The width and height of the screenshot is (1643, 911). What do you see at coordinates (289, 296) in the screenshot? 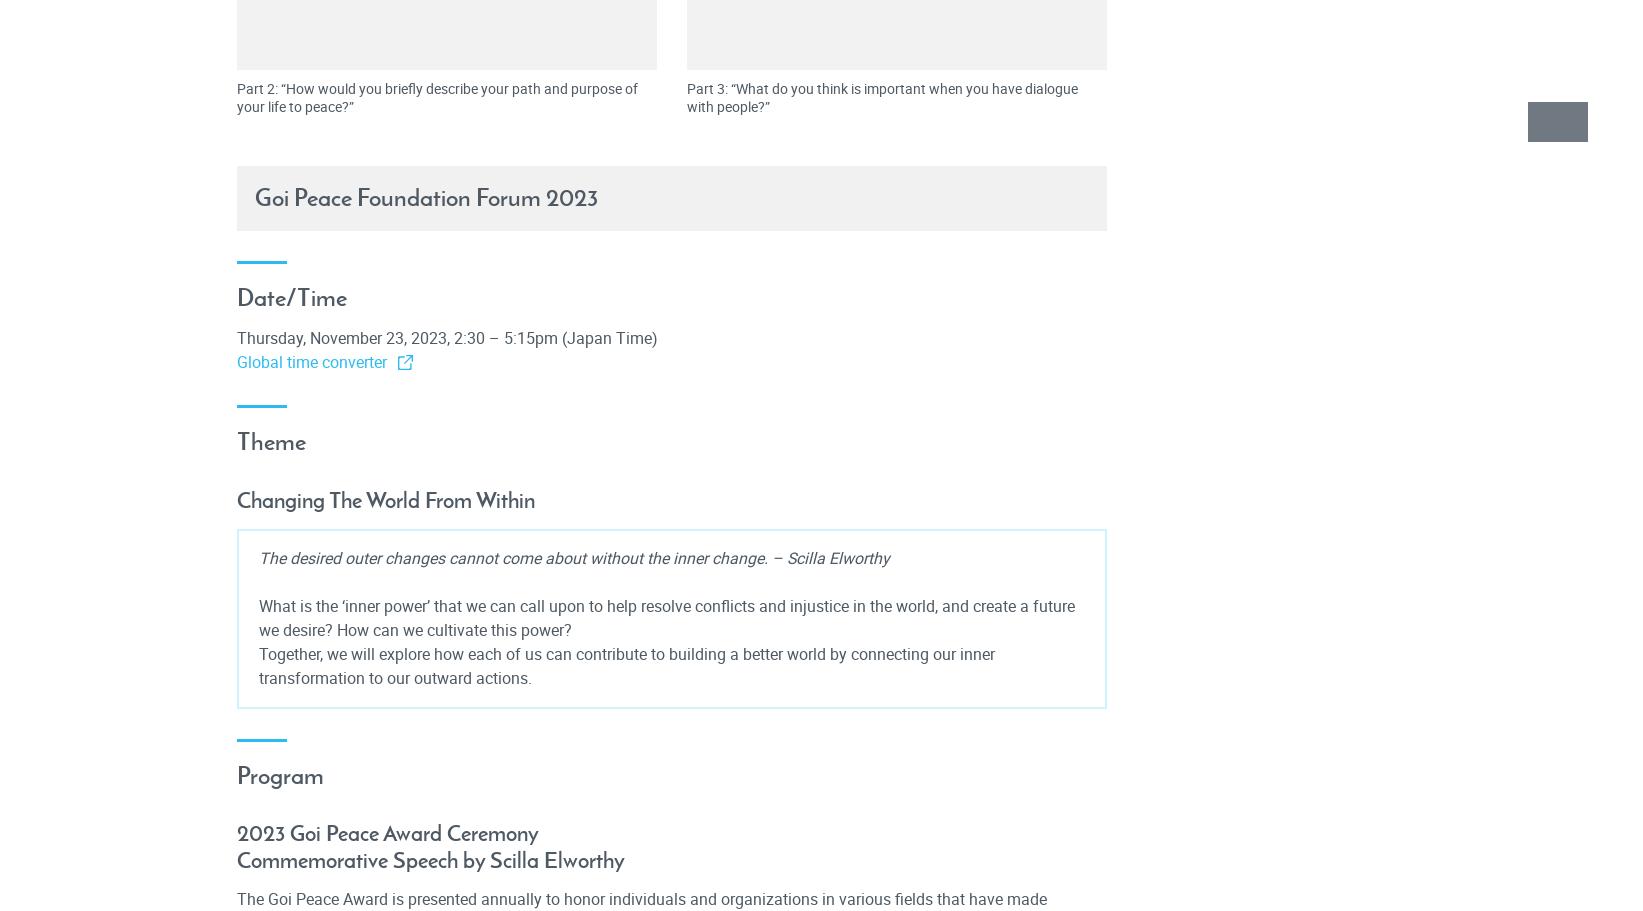
I see `'Date/Time'` at bounding box center [289, 296].